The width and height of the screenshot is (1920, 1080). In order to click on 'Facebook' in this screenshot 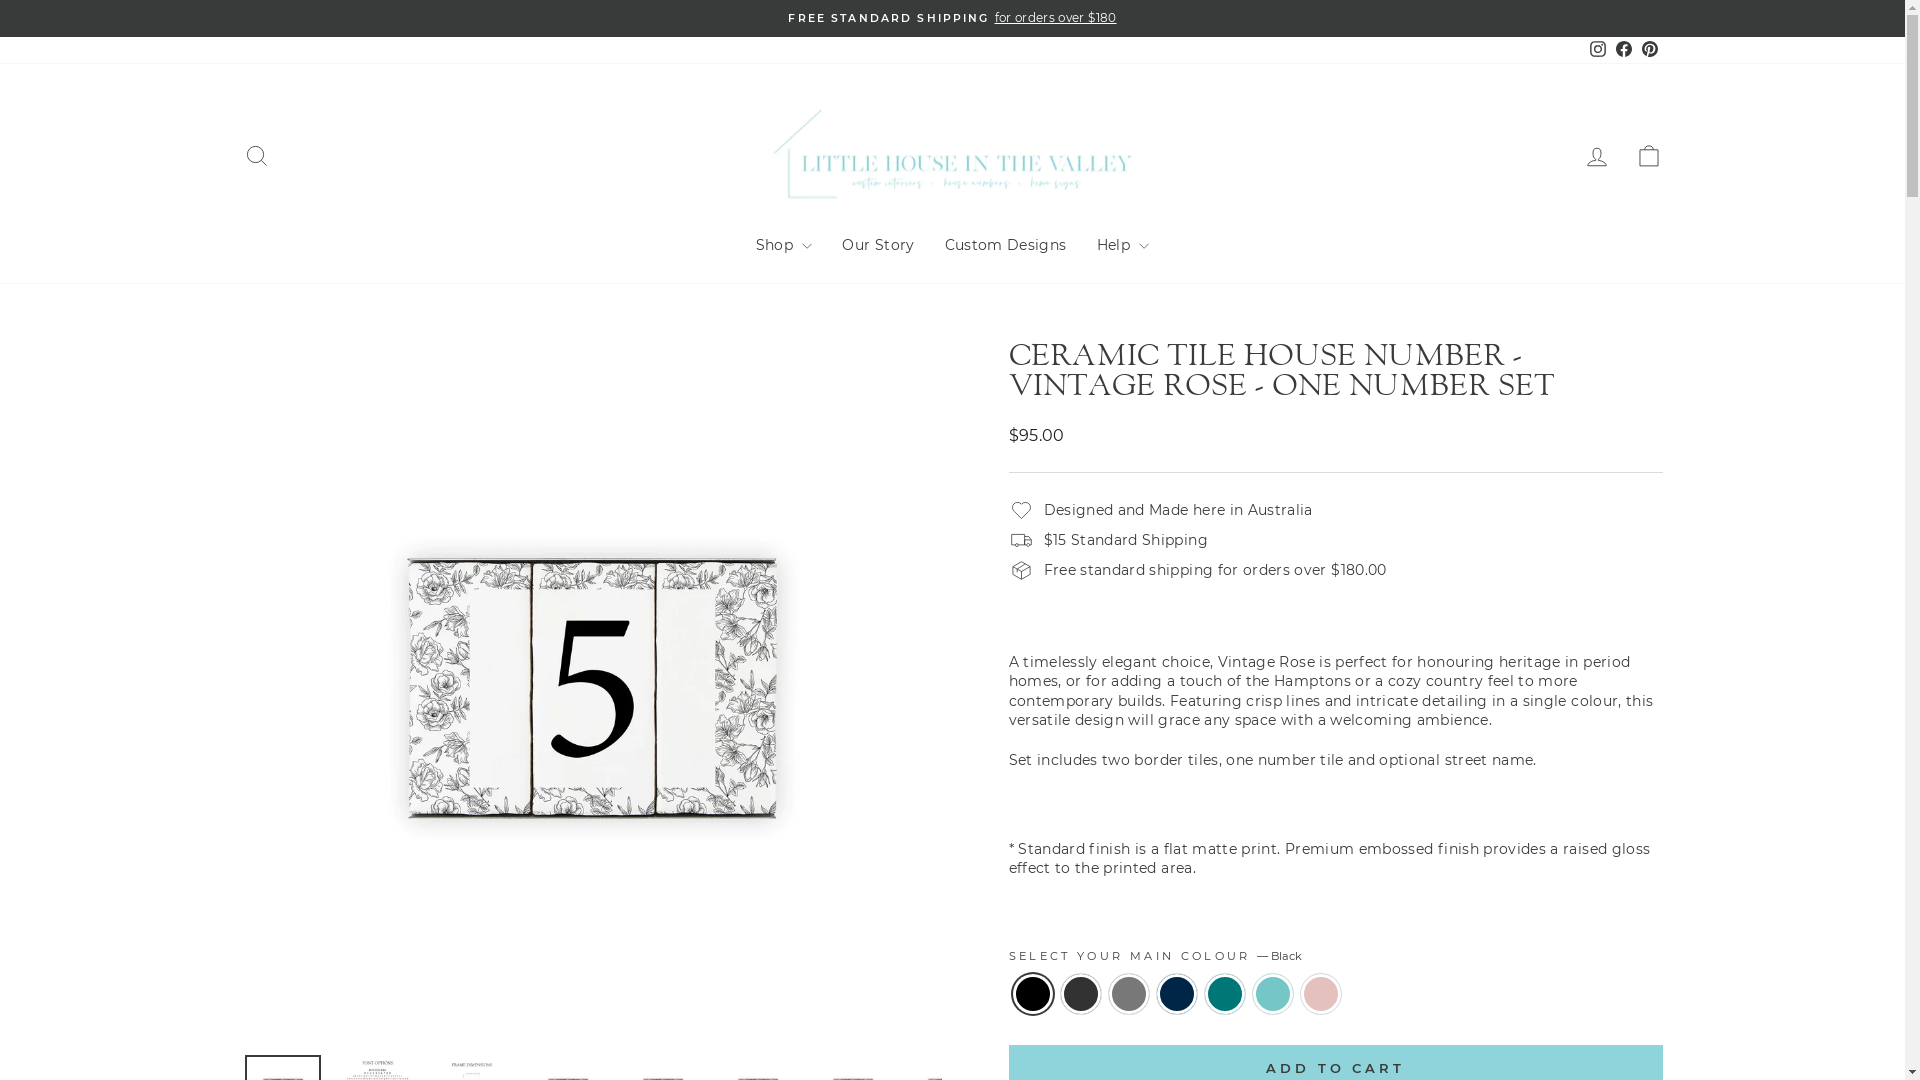, I will do `click(1609, 49)`.